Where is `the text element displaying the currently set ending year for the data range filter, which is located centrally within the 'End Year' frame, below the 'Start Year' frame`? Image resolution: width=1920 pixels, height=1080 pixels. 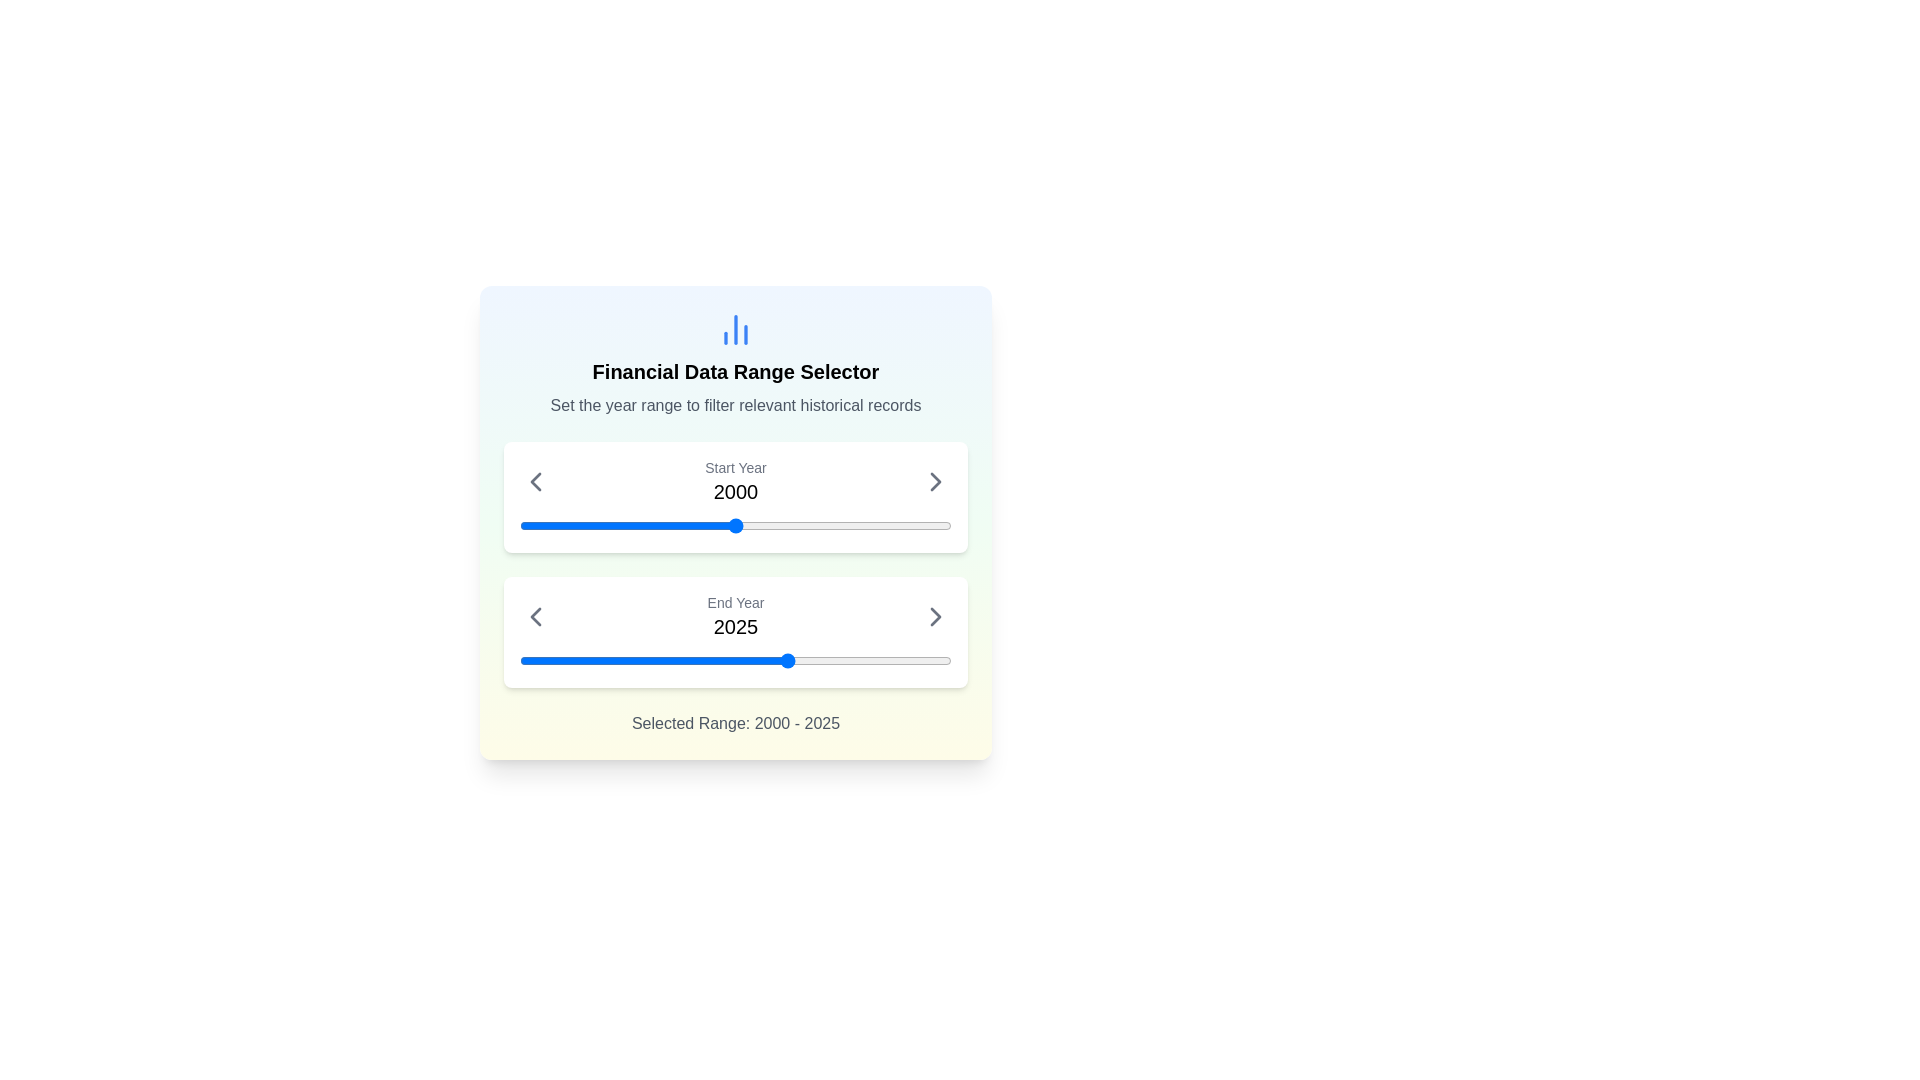 the text element displaying the currently set ending year for the data range filter, which is located centrally within the 'End Year' frame, below the 'Start Year' frame is located at coordinates (734, 626).